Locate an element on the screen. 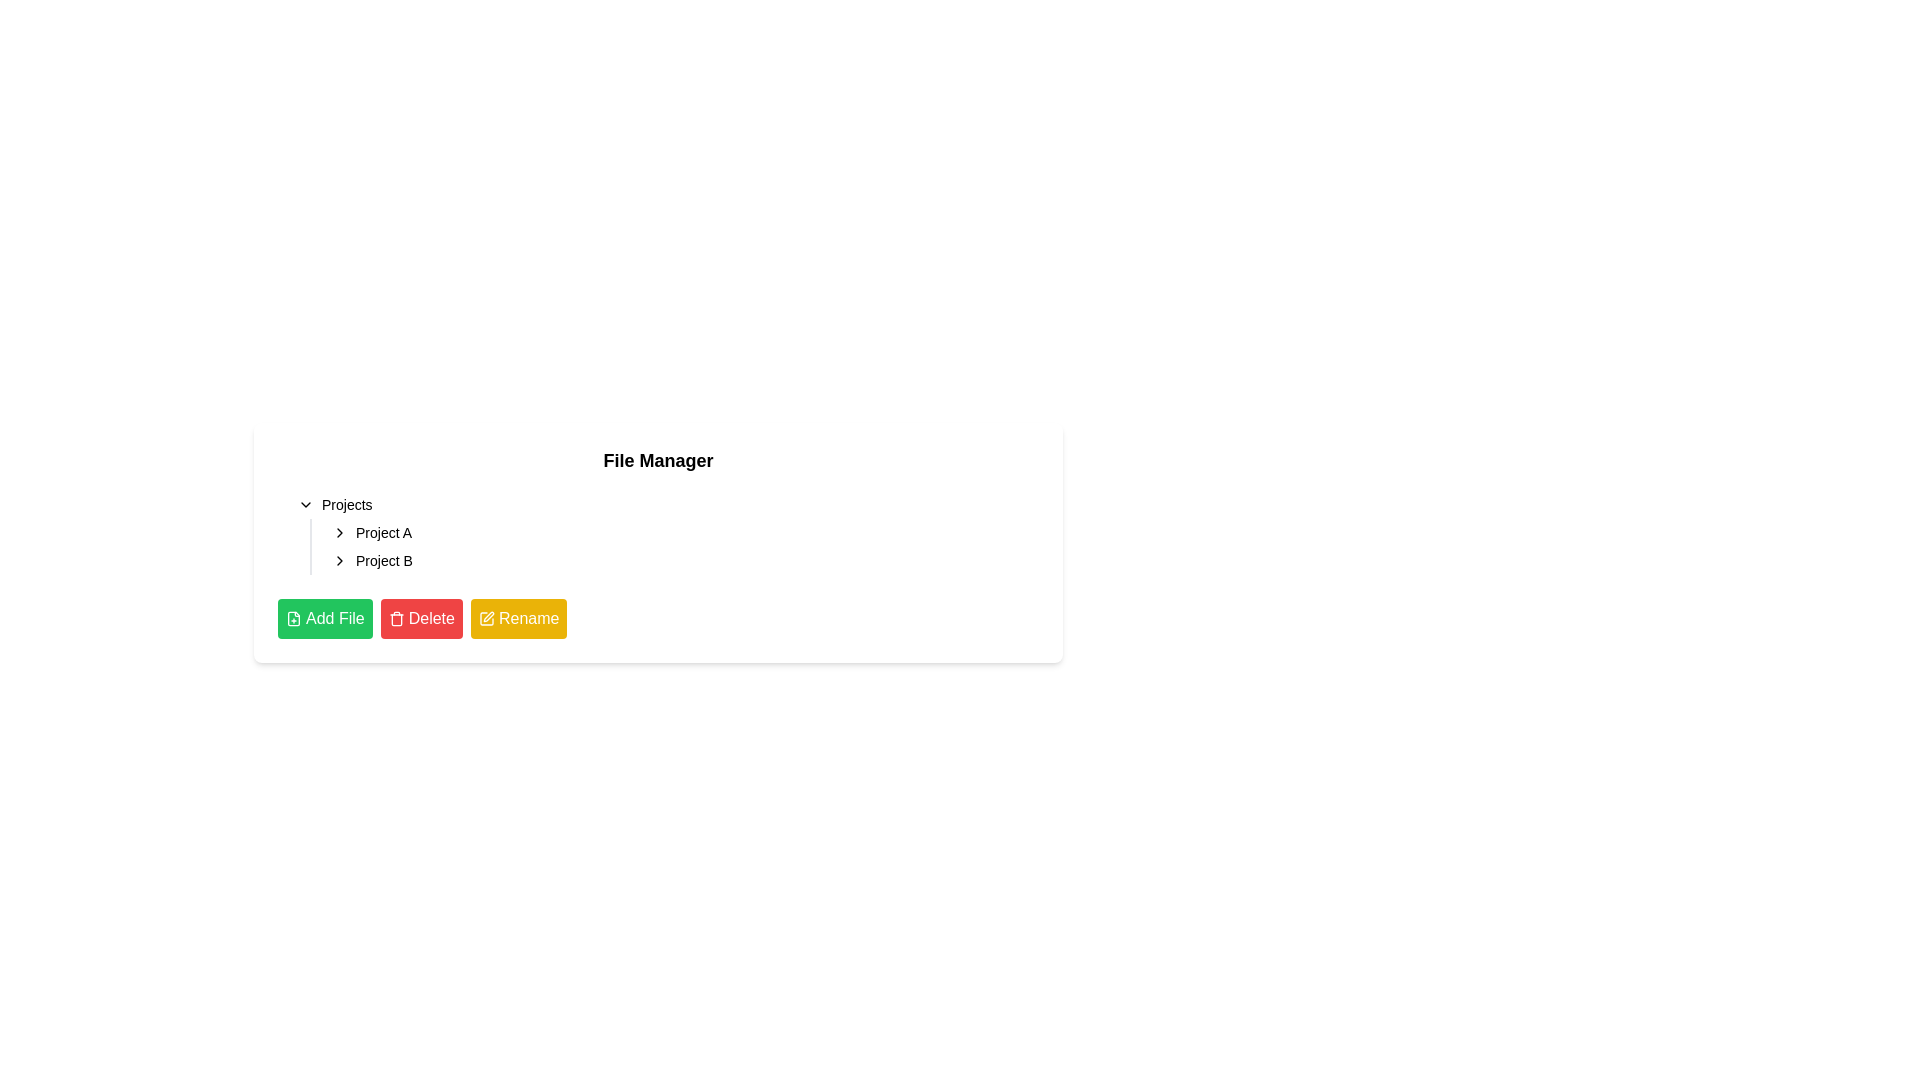 This screenshot has height=1080, width=1920. on the 'Projects' text element, which is styled in a small font and positioned between a chevron-down icon and the nested elements 'Project A' and 'Project B' is located at coordinates (347, 504).